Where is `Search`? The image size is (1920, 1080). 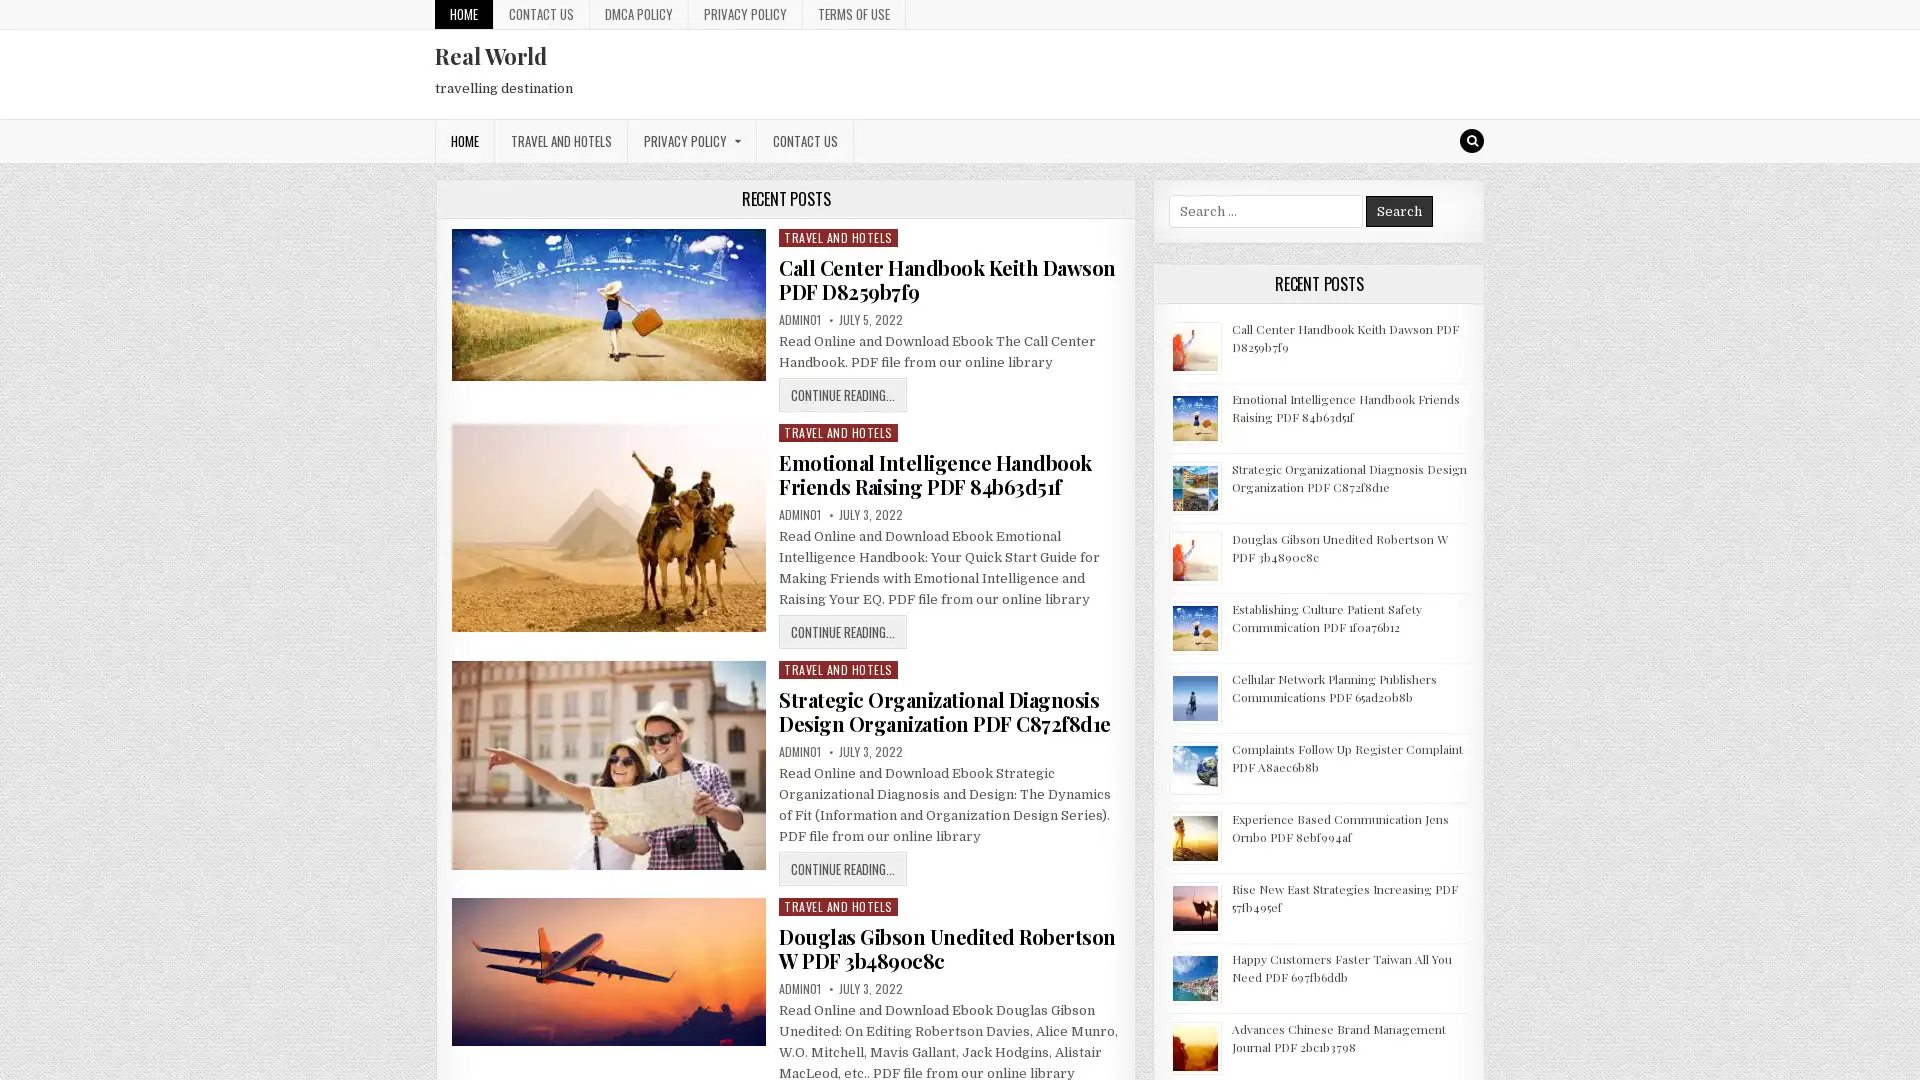
Search is located at coordinates (1398, 211).